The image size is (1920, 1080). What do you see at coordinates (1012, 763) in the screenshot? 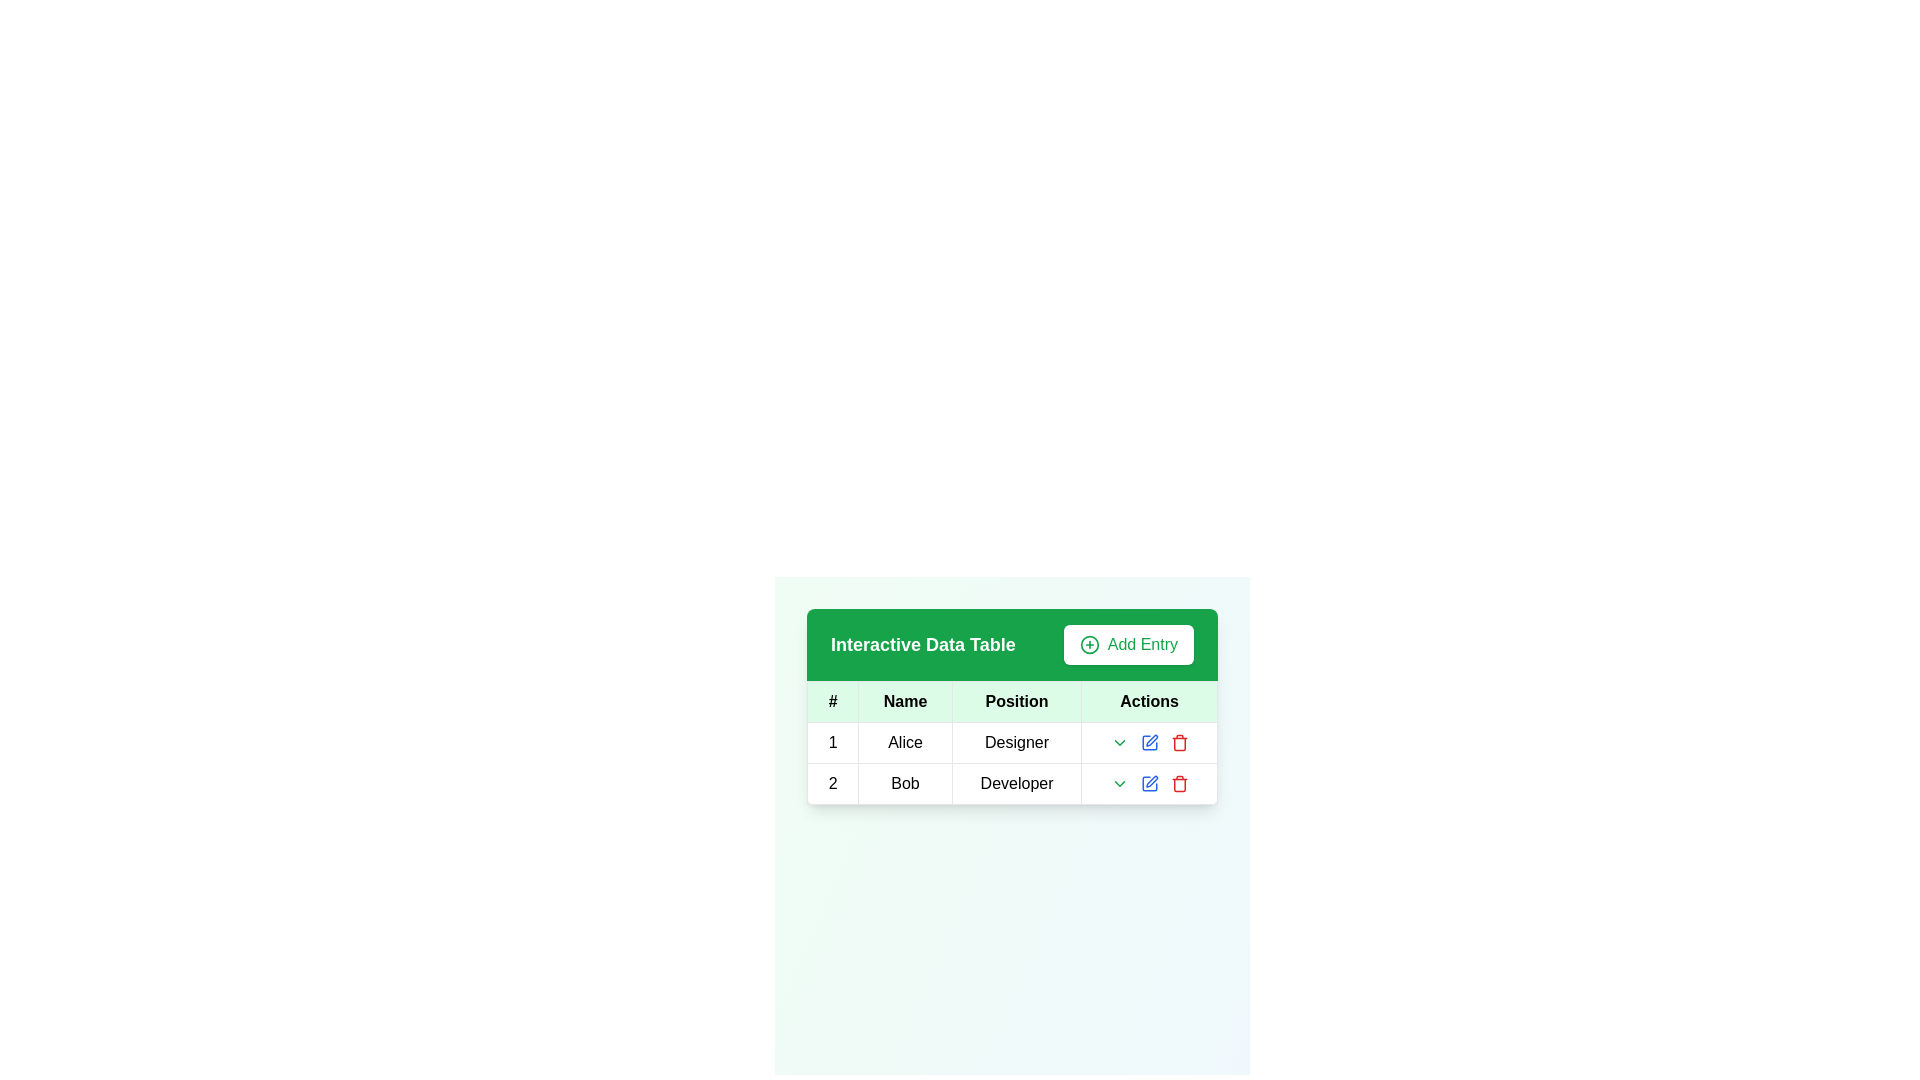
I see `the first row of the 'Interactive Data Table' that contains the data for Alice, the Designer` at bounding box center [1012, 763].